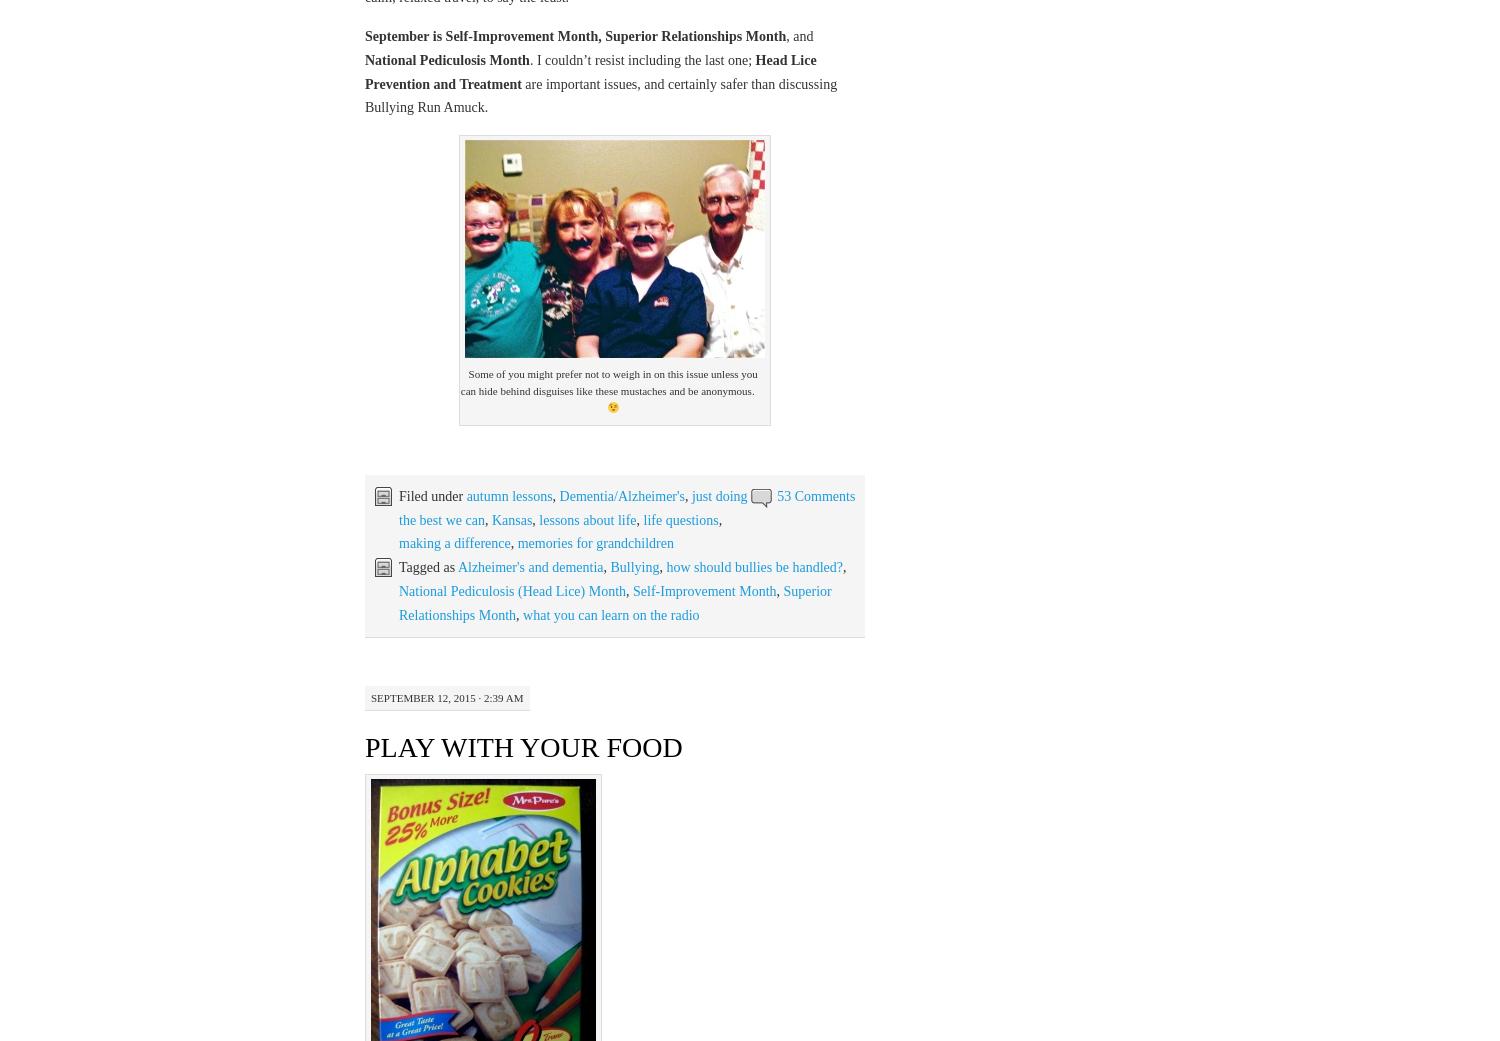  What do you see at coordinates (427, 567) in the screenshot?
I see `'Tagged as'` at bounding box center [427, 567].